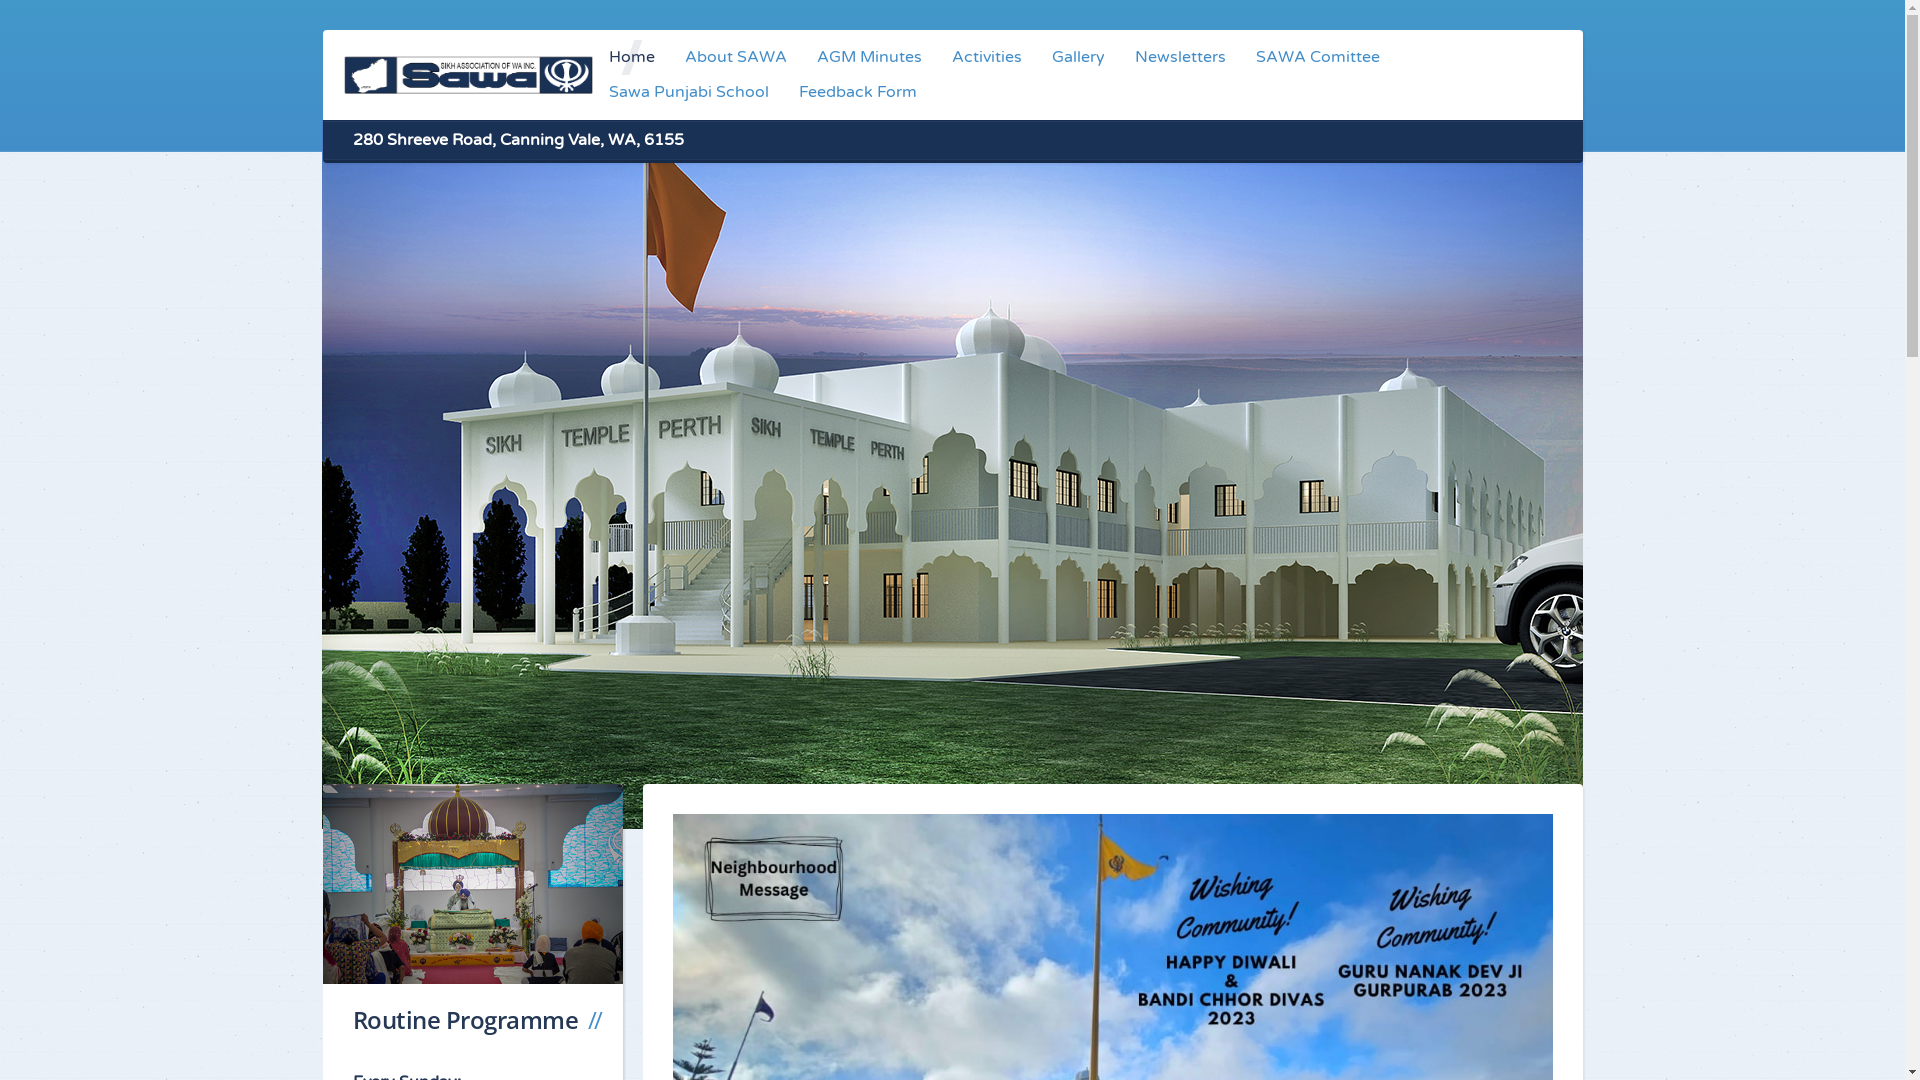 Image resolution: width=1920 pixels, height=1080 pixels. Describe the element at coordinates (869, 56) in the screenshot. I see `'AGM Minutes'` at that location.